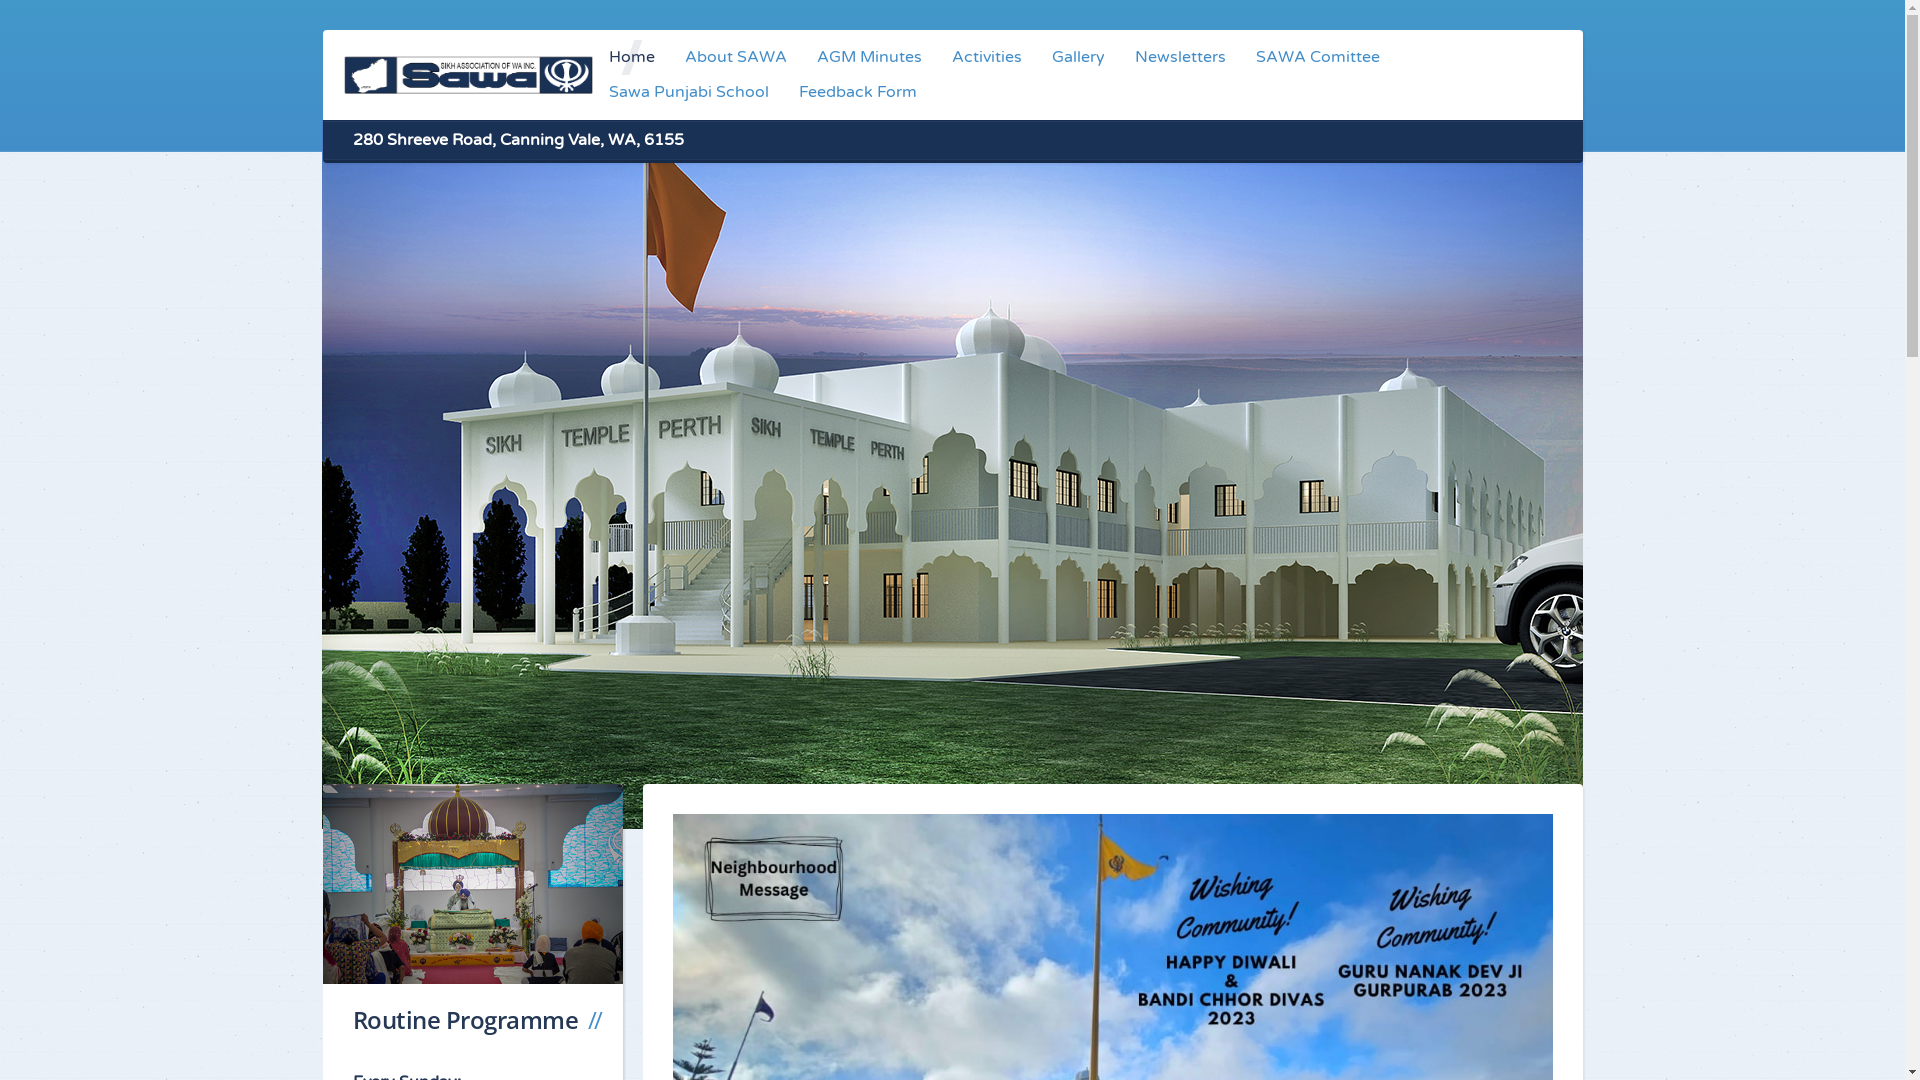 Image resolution: width=1920 pixels, height=1080 pixels. Describe the element at coordinates (869, 56) in the screenshot. I see `'AGM Minutes'` at that location.